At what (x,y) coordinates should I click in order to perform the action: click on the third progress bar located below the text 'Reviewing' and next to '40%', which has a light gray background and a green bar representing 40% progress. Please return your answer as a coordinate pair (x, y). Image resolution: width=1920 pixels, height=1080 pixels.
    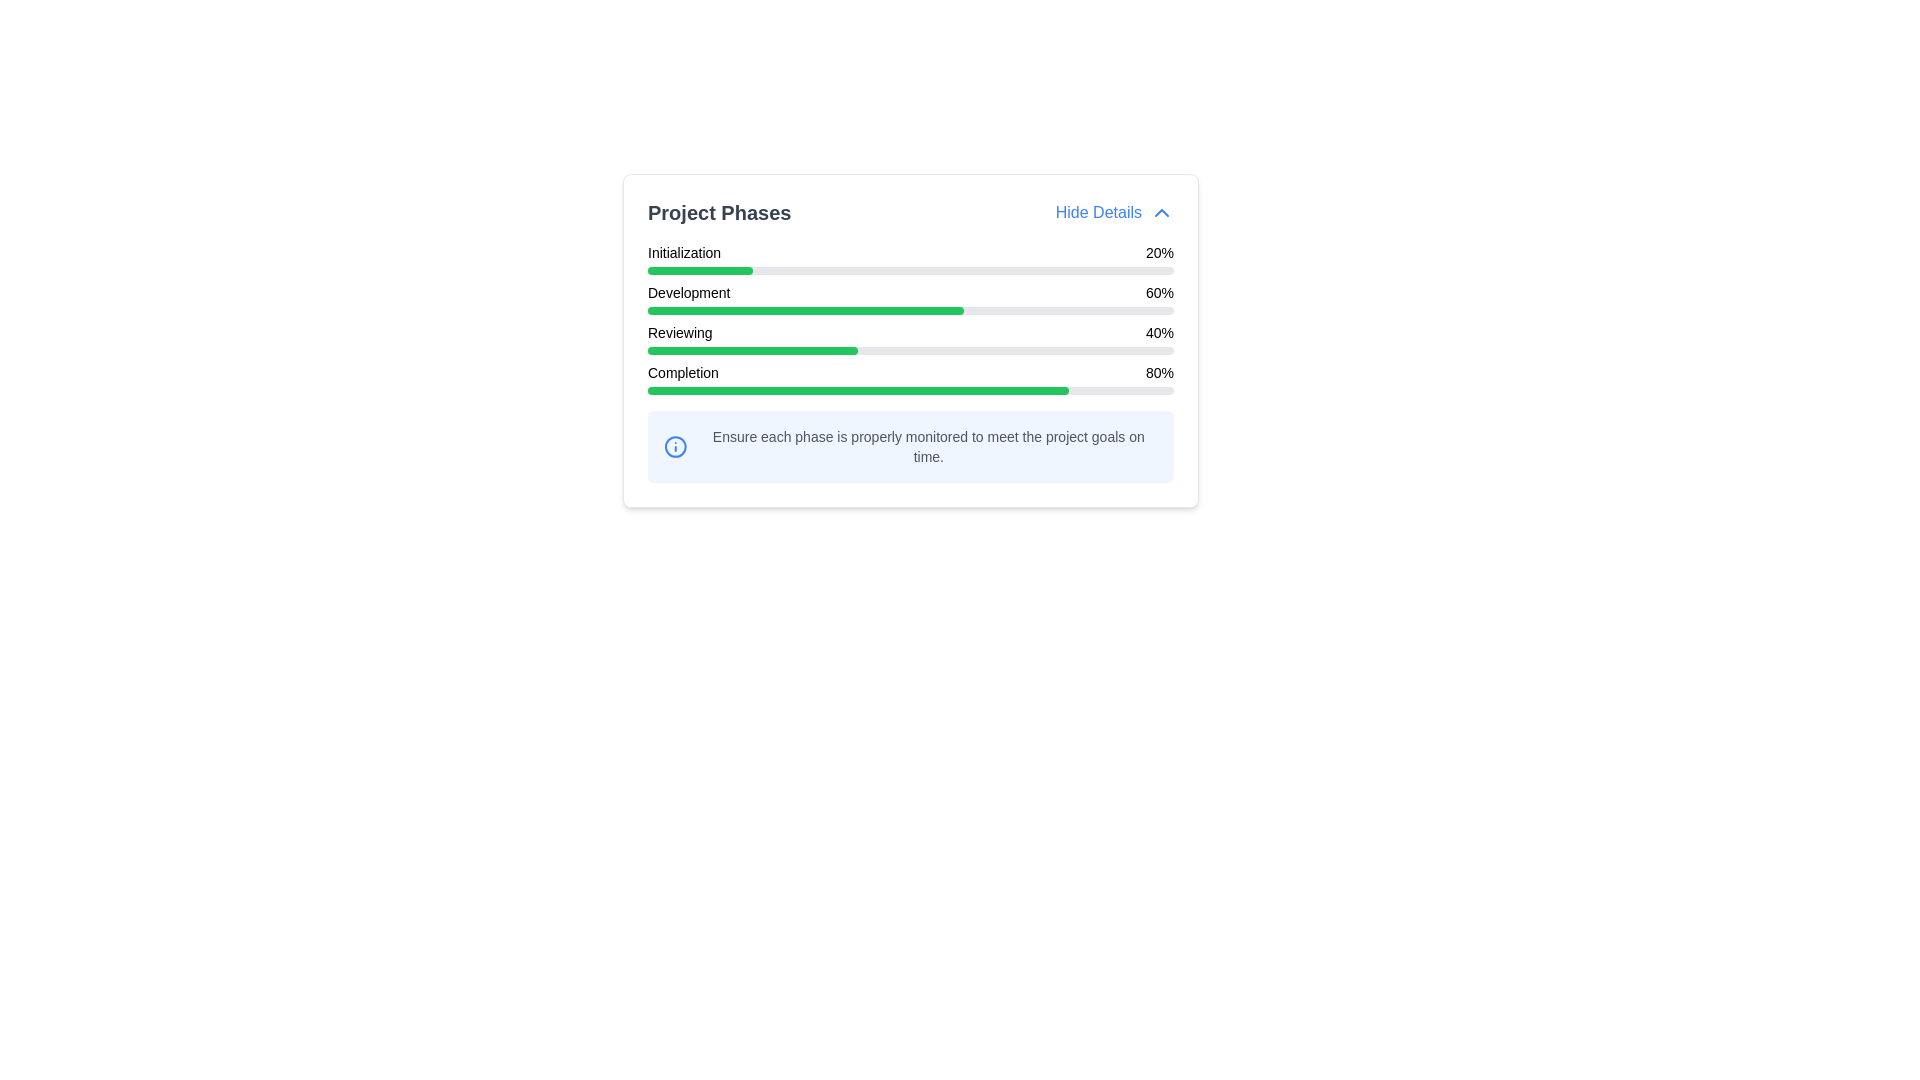
    Looking at the image, I should click on (910, 350).